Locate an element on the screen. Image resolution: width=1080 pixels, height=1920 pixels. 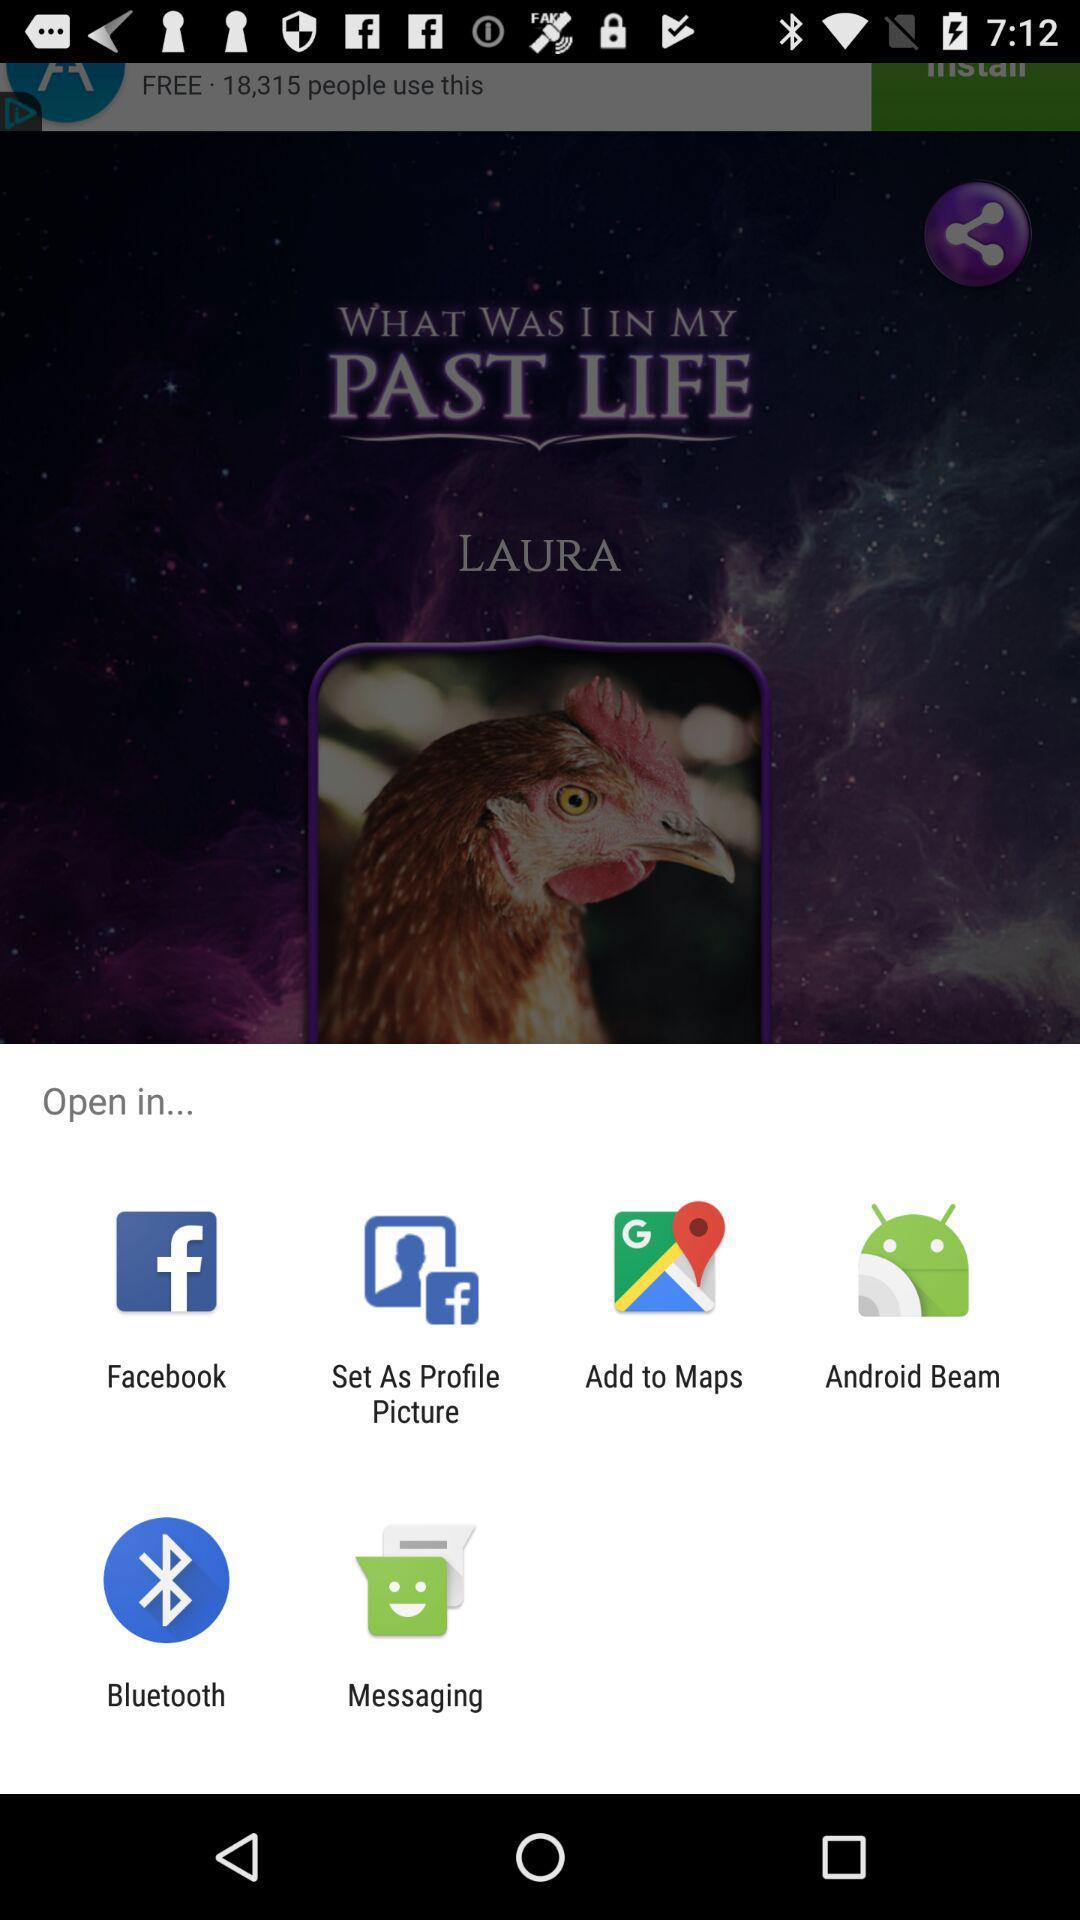
bluetooth icon is located at coordinates (165, 1711).